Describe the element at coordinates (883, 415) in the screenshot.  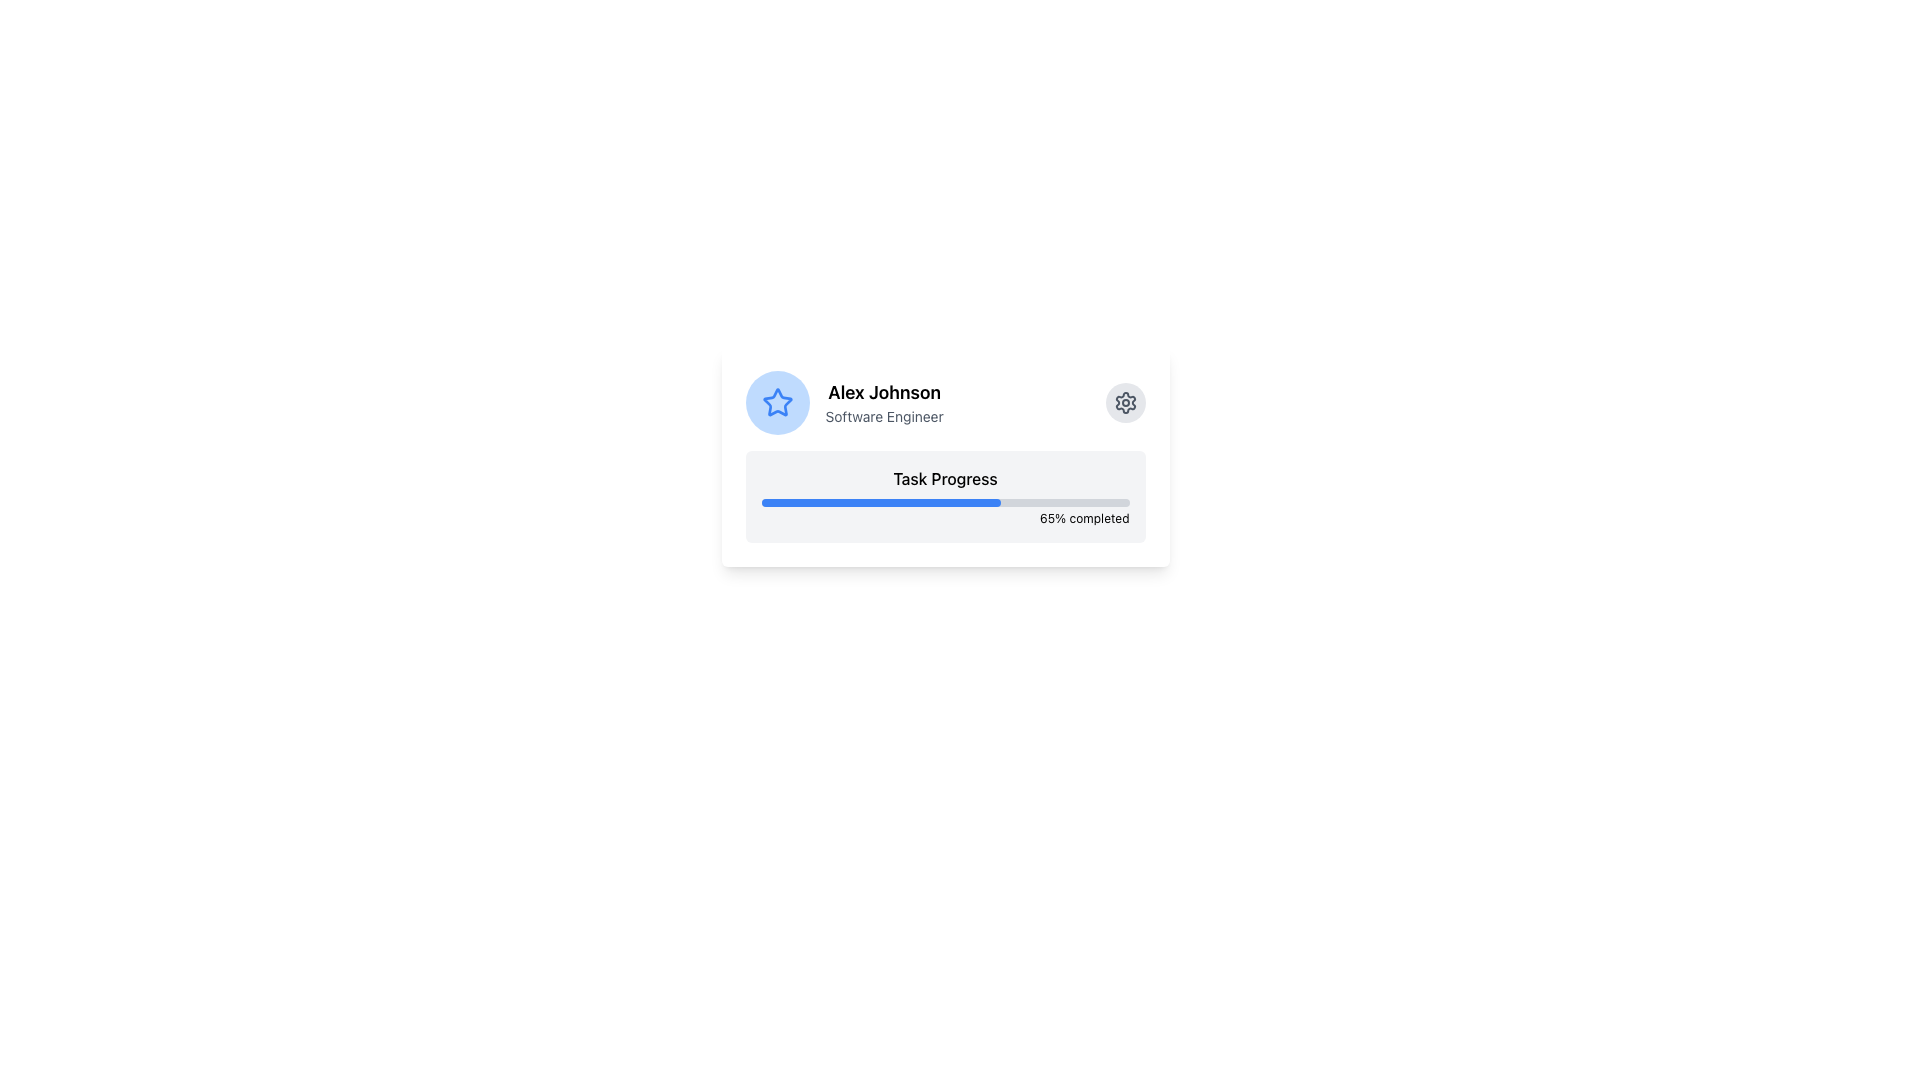
I see `the text label displaying 'Software Engineer' which is styled in a smaller grayish font and positioned below 'Alex Johnson' within the card-like structure` at that location.